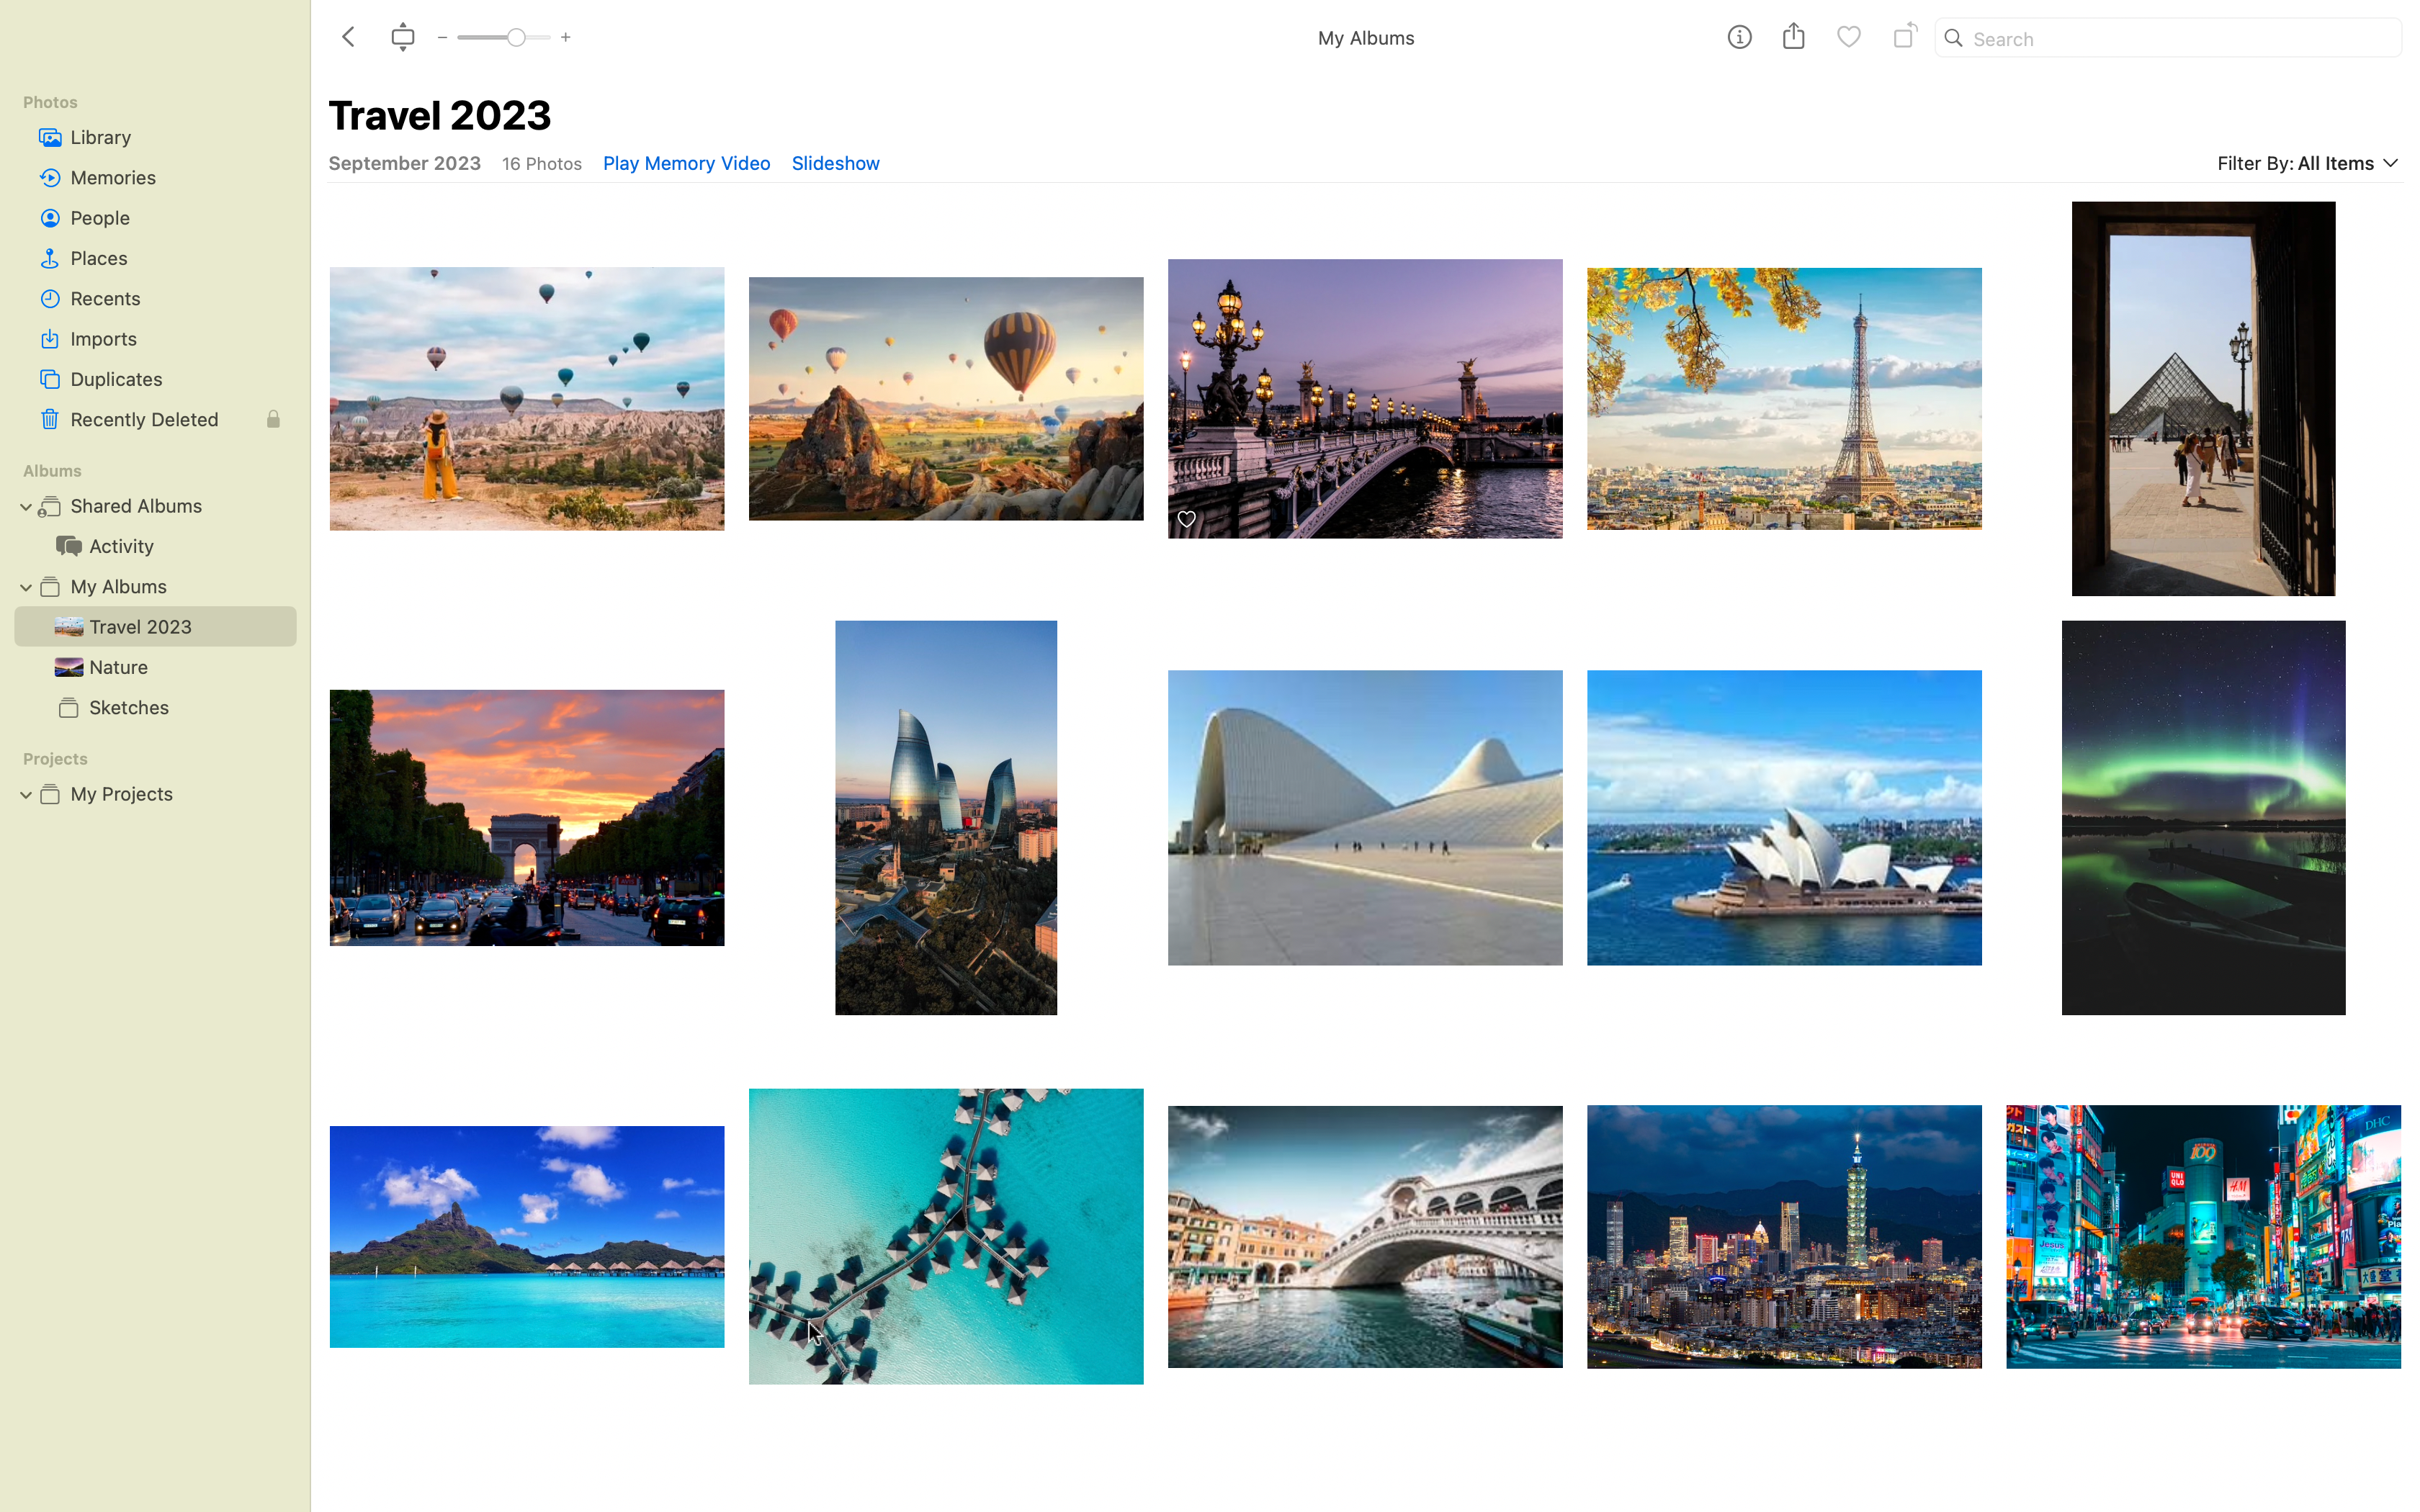 This screenshot has width=2420, height=1512. I want to click on album named "Memories" and use top panel controls to enlarge the photographs, so click(153, 176).